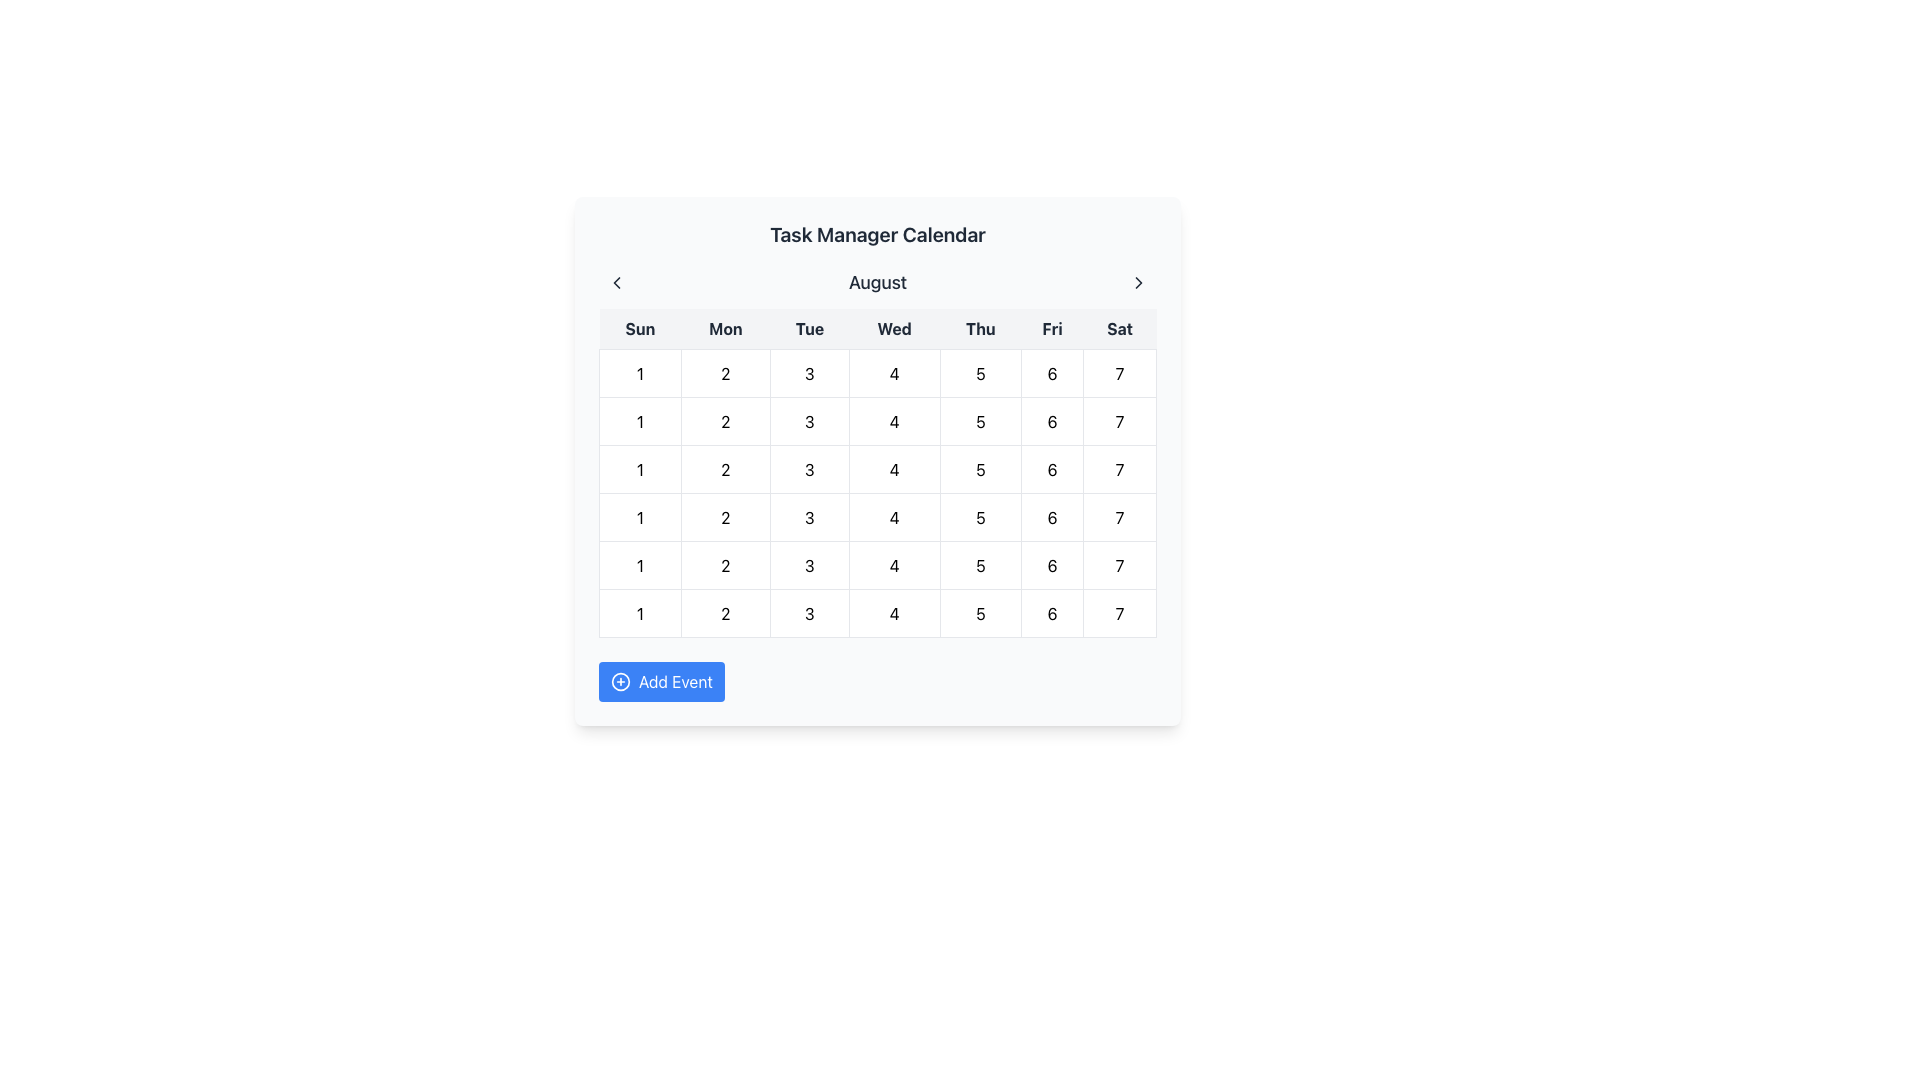  I want to click on the grid cell representing the 1st of the month, so click(640, 420).